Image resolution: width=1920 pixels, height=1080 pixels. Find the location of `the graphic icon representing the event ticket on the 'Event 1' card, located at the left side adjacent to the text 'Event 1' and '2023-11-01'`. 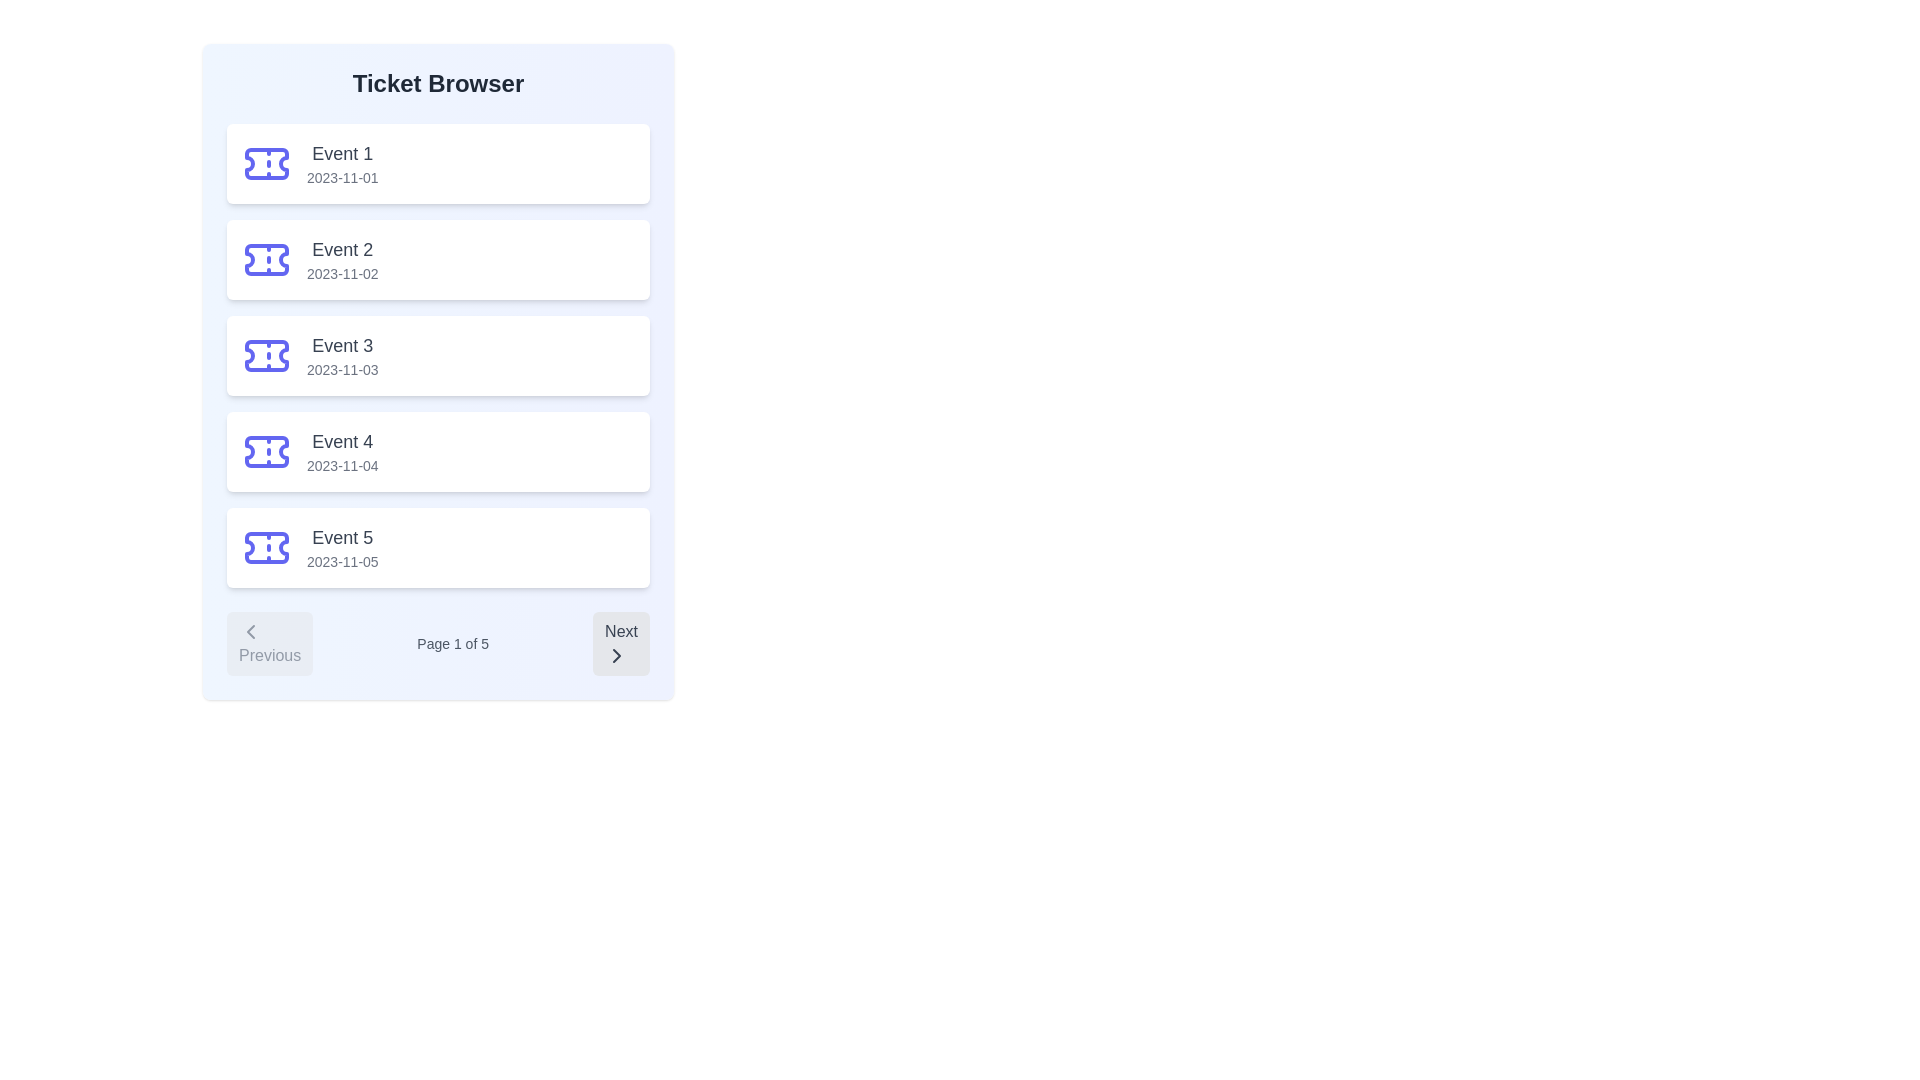

the graphic icon representing the event ticket on the 'Event 1' card, located at the left side adjacent to the text 'Event 1' and '2023-11-01' is located at coordinates (266, 163).